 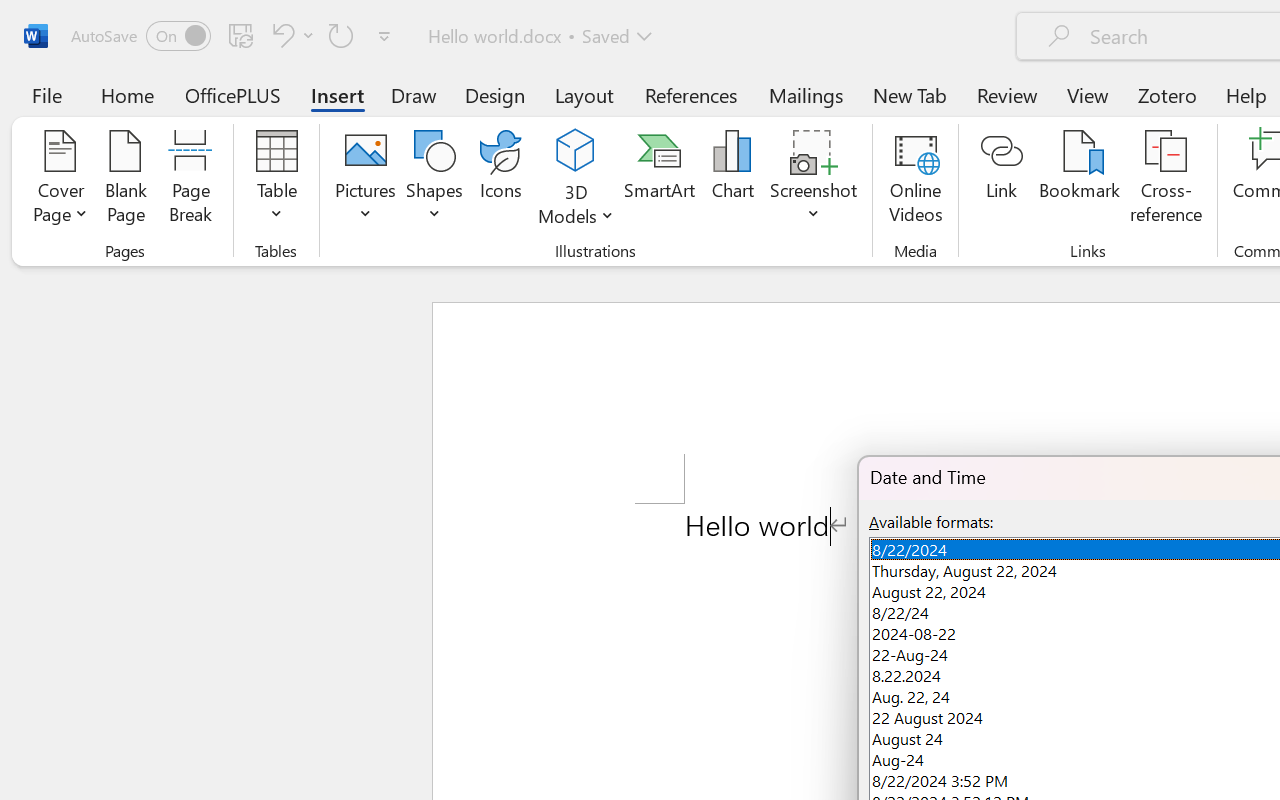 What do you see at coordinates (1002, 179) in the screenshot?
I see `'Link'` at bounding box center [1002, 179].